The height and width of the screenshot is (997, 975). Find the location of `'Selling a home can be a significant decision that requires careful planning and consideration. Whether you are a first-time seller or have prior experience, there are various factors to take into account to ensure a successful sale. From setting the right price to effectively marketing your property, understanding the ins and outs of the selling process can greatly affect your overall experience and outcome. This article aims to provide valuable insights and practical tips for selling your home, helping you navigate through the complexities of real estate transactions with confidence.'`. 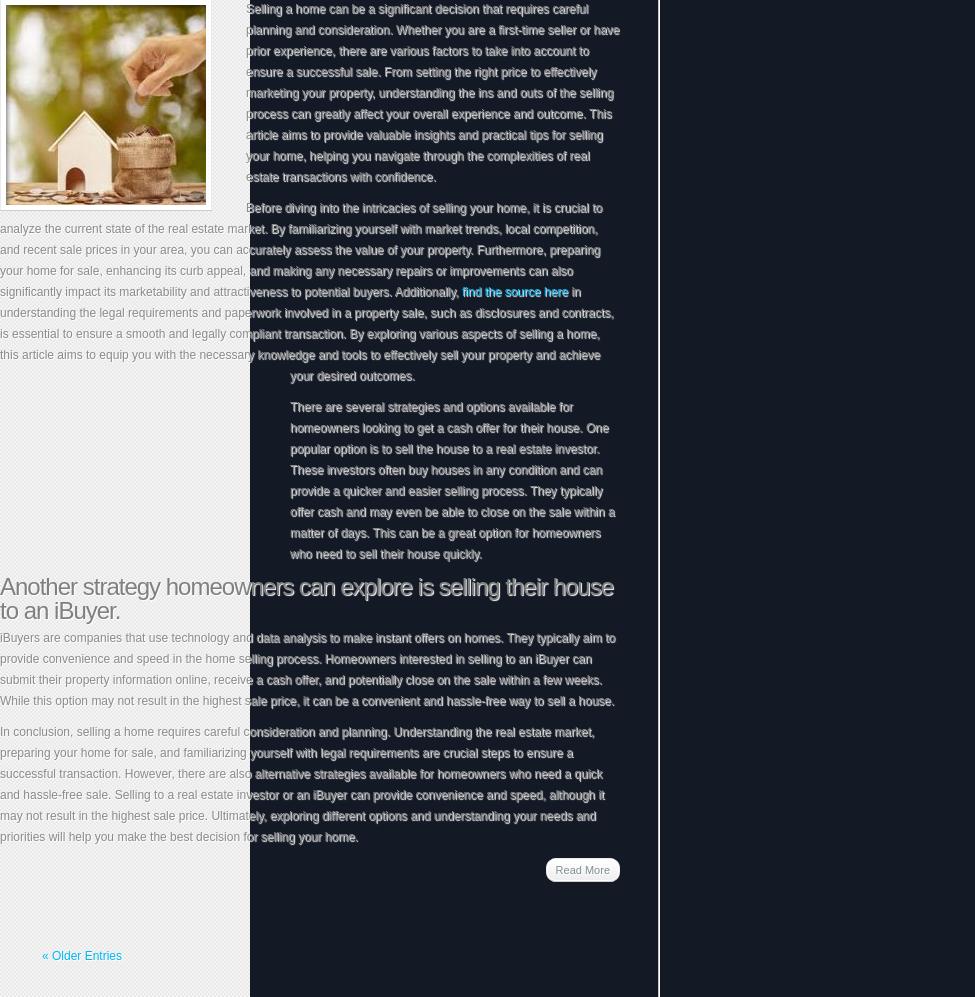

'Selling a home can be a significant decision that requires careful planning and consideration. Whether you are a first-time seller or have prior experience, there are various factors to take into account to ensure a successful sale. From setting the right price to effectively marketing your property, understanding the ins and outs of the selling process can greatly affect your overall experience and outcome. This article aims to provide valuable insights and practical tips for selling your home, helping you navigate through the complexities of real estate transactions with confidence.' is located at coordinates (432, 93).